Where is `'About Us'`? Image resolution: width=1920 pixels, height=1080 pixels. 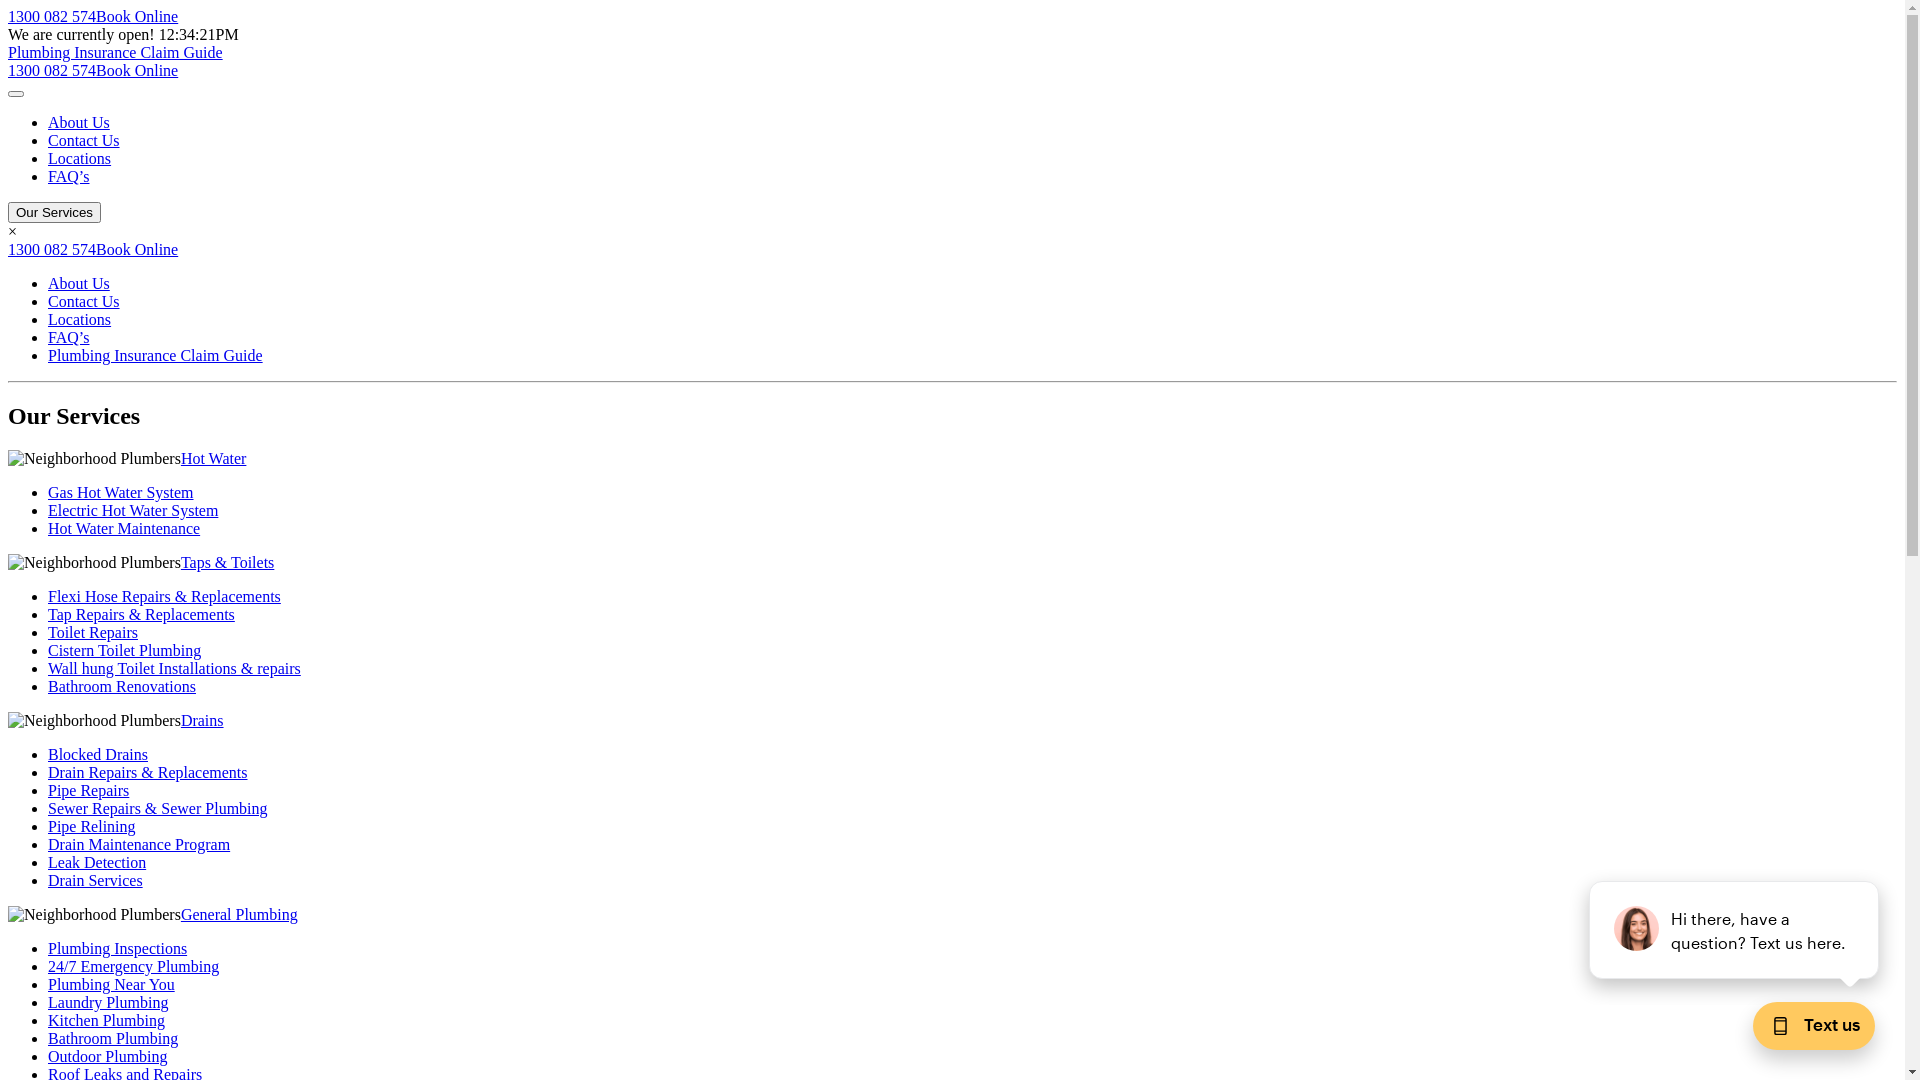
'About Us' is located at coordinates (78, 283).